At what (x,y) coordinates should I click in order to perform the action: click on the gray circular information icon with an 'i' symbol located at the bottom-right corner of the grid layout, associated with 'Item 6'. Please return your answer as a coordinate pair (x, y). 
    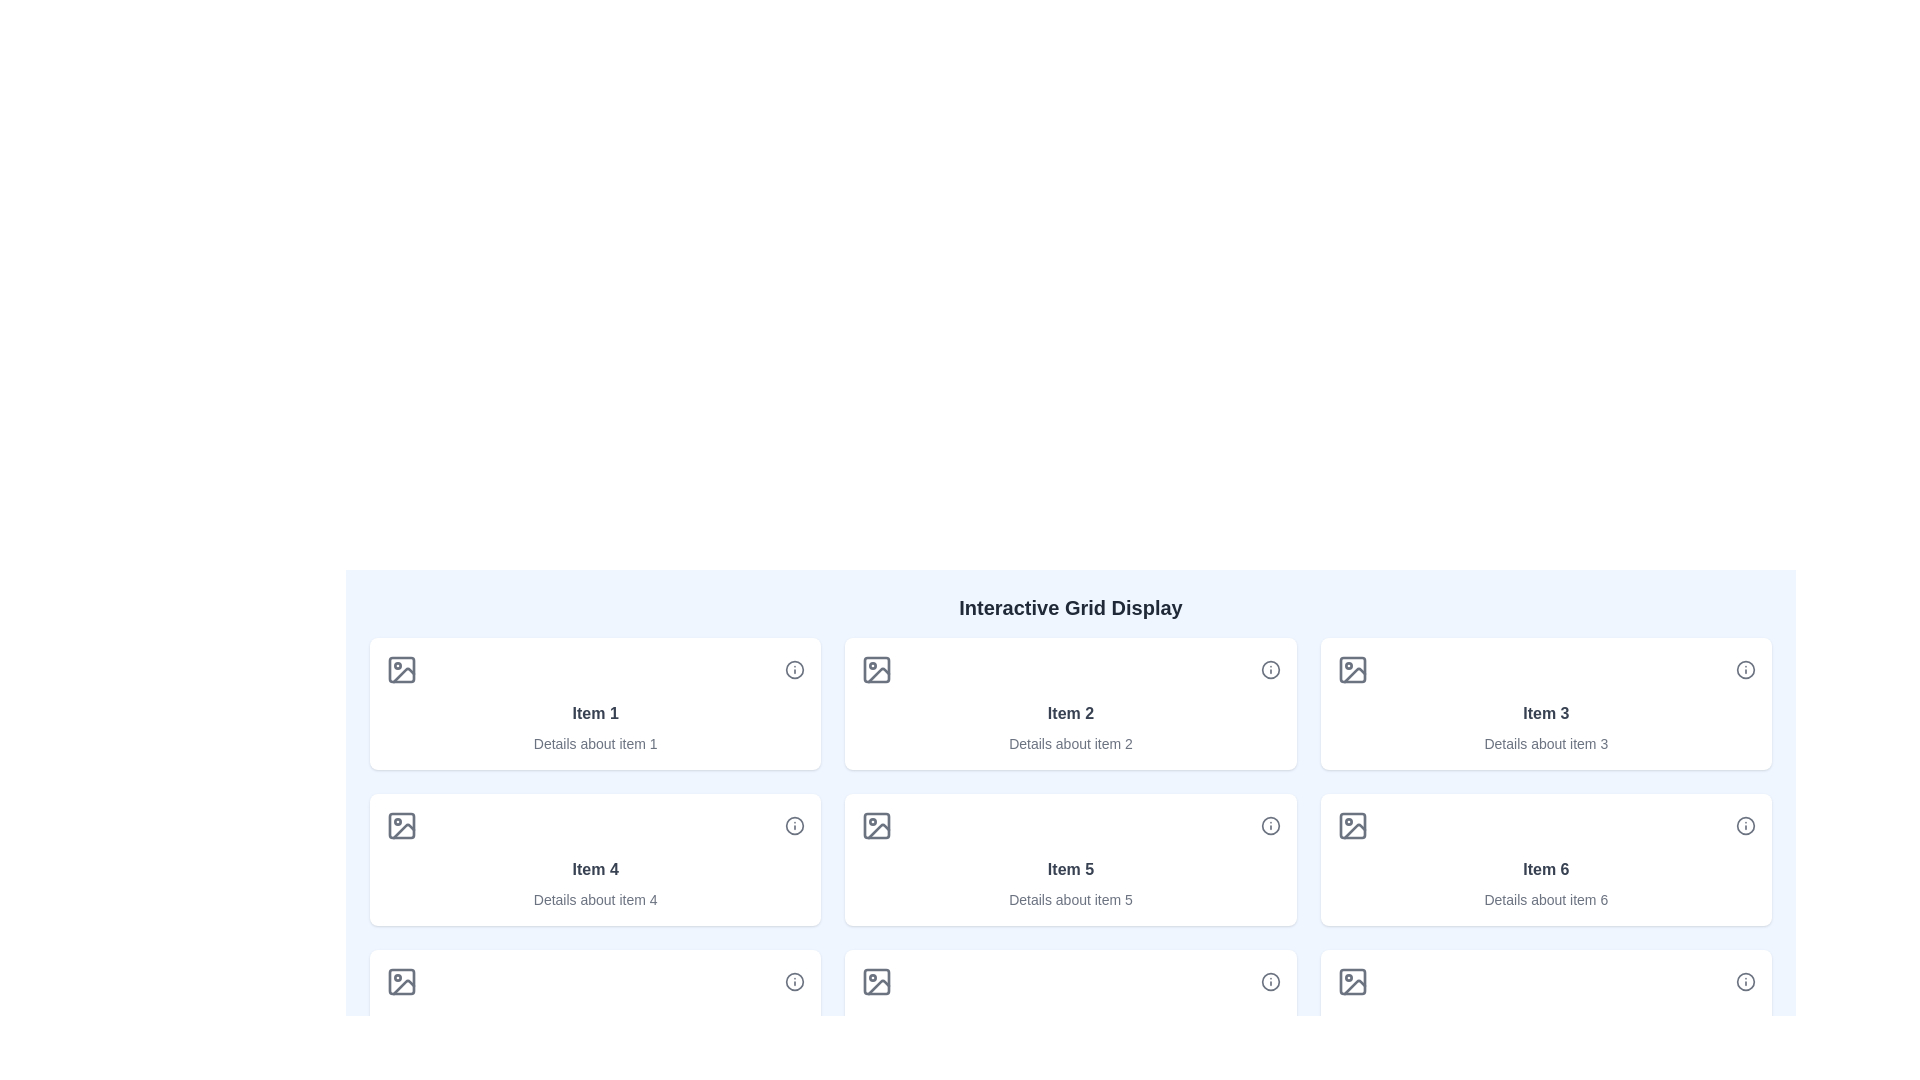
    Looking at the image, I should click on (1269, 981).